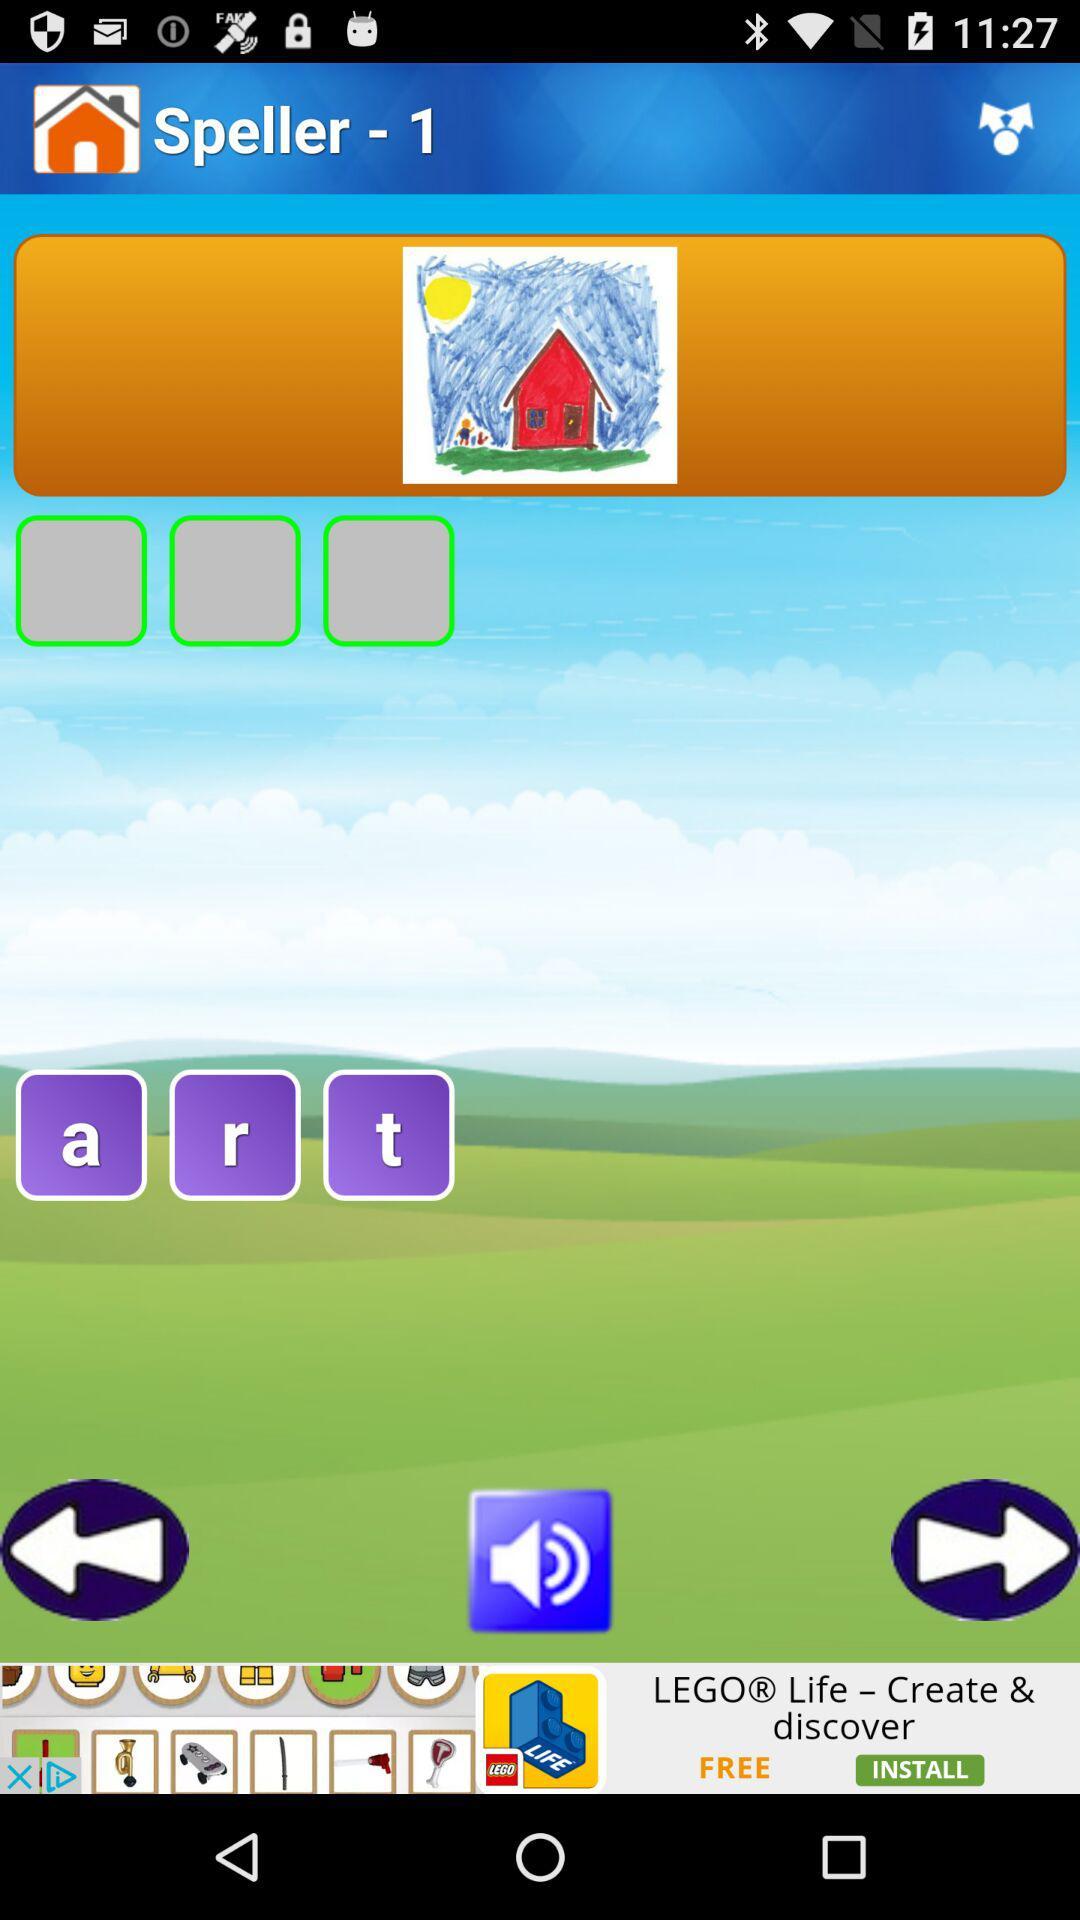  I want to click on button with home drawing on it, so click(540, 365).